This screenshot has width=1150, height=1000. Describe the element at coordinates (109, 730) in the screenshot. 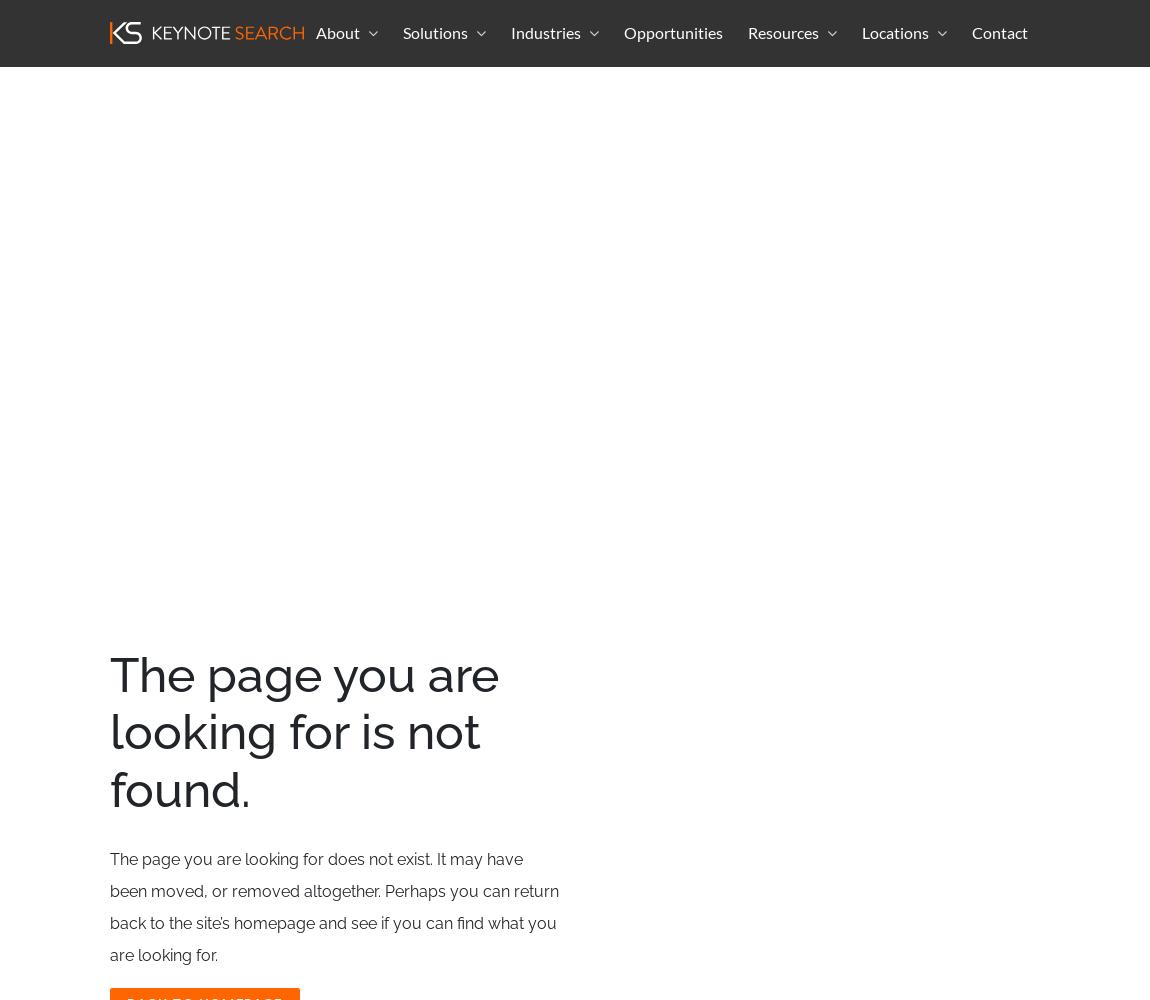

I see `'The page you are looking for is not found.'` at that location.